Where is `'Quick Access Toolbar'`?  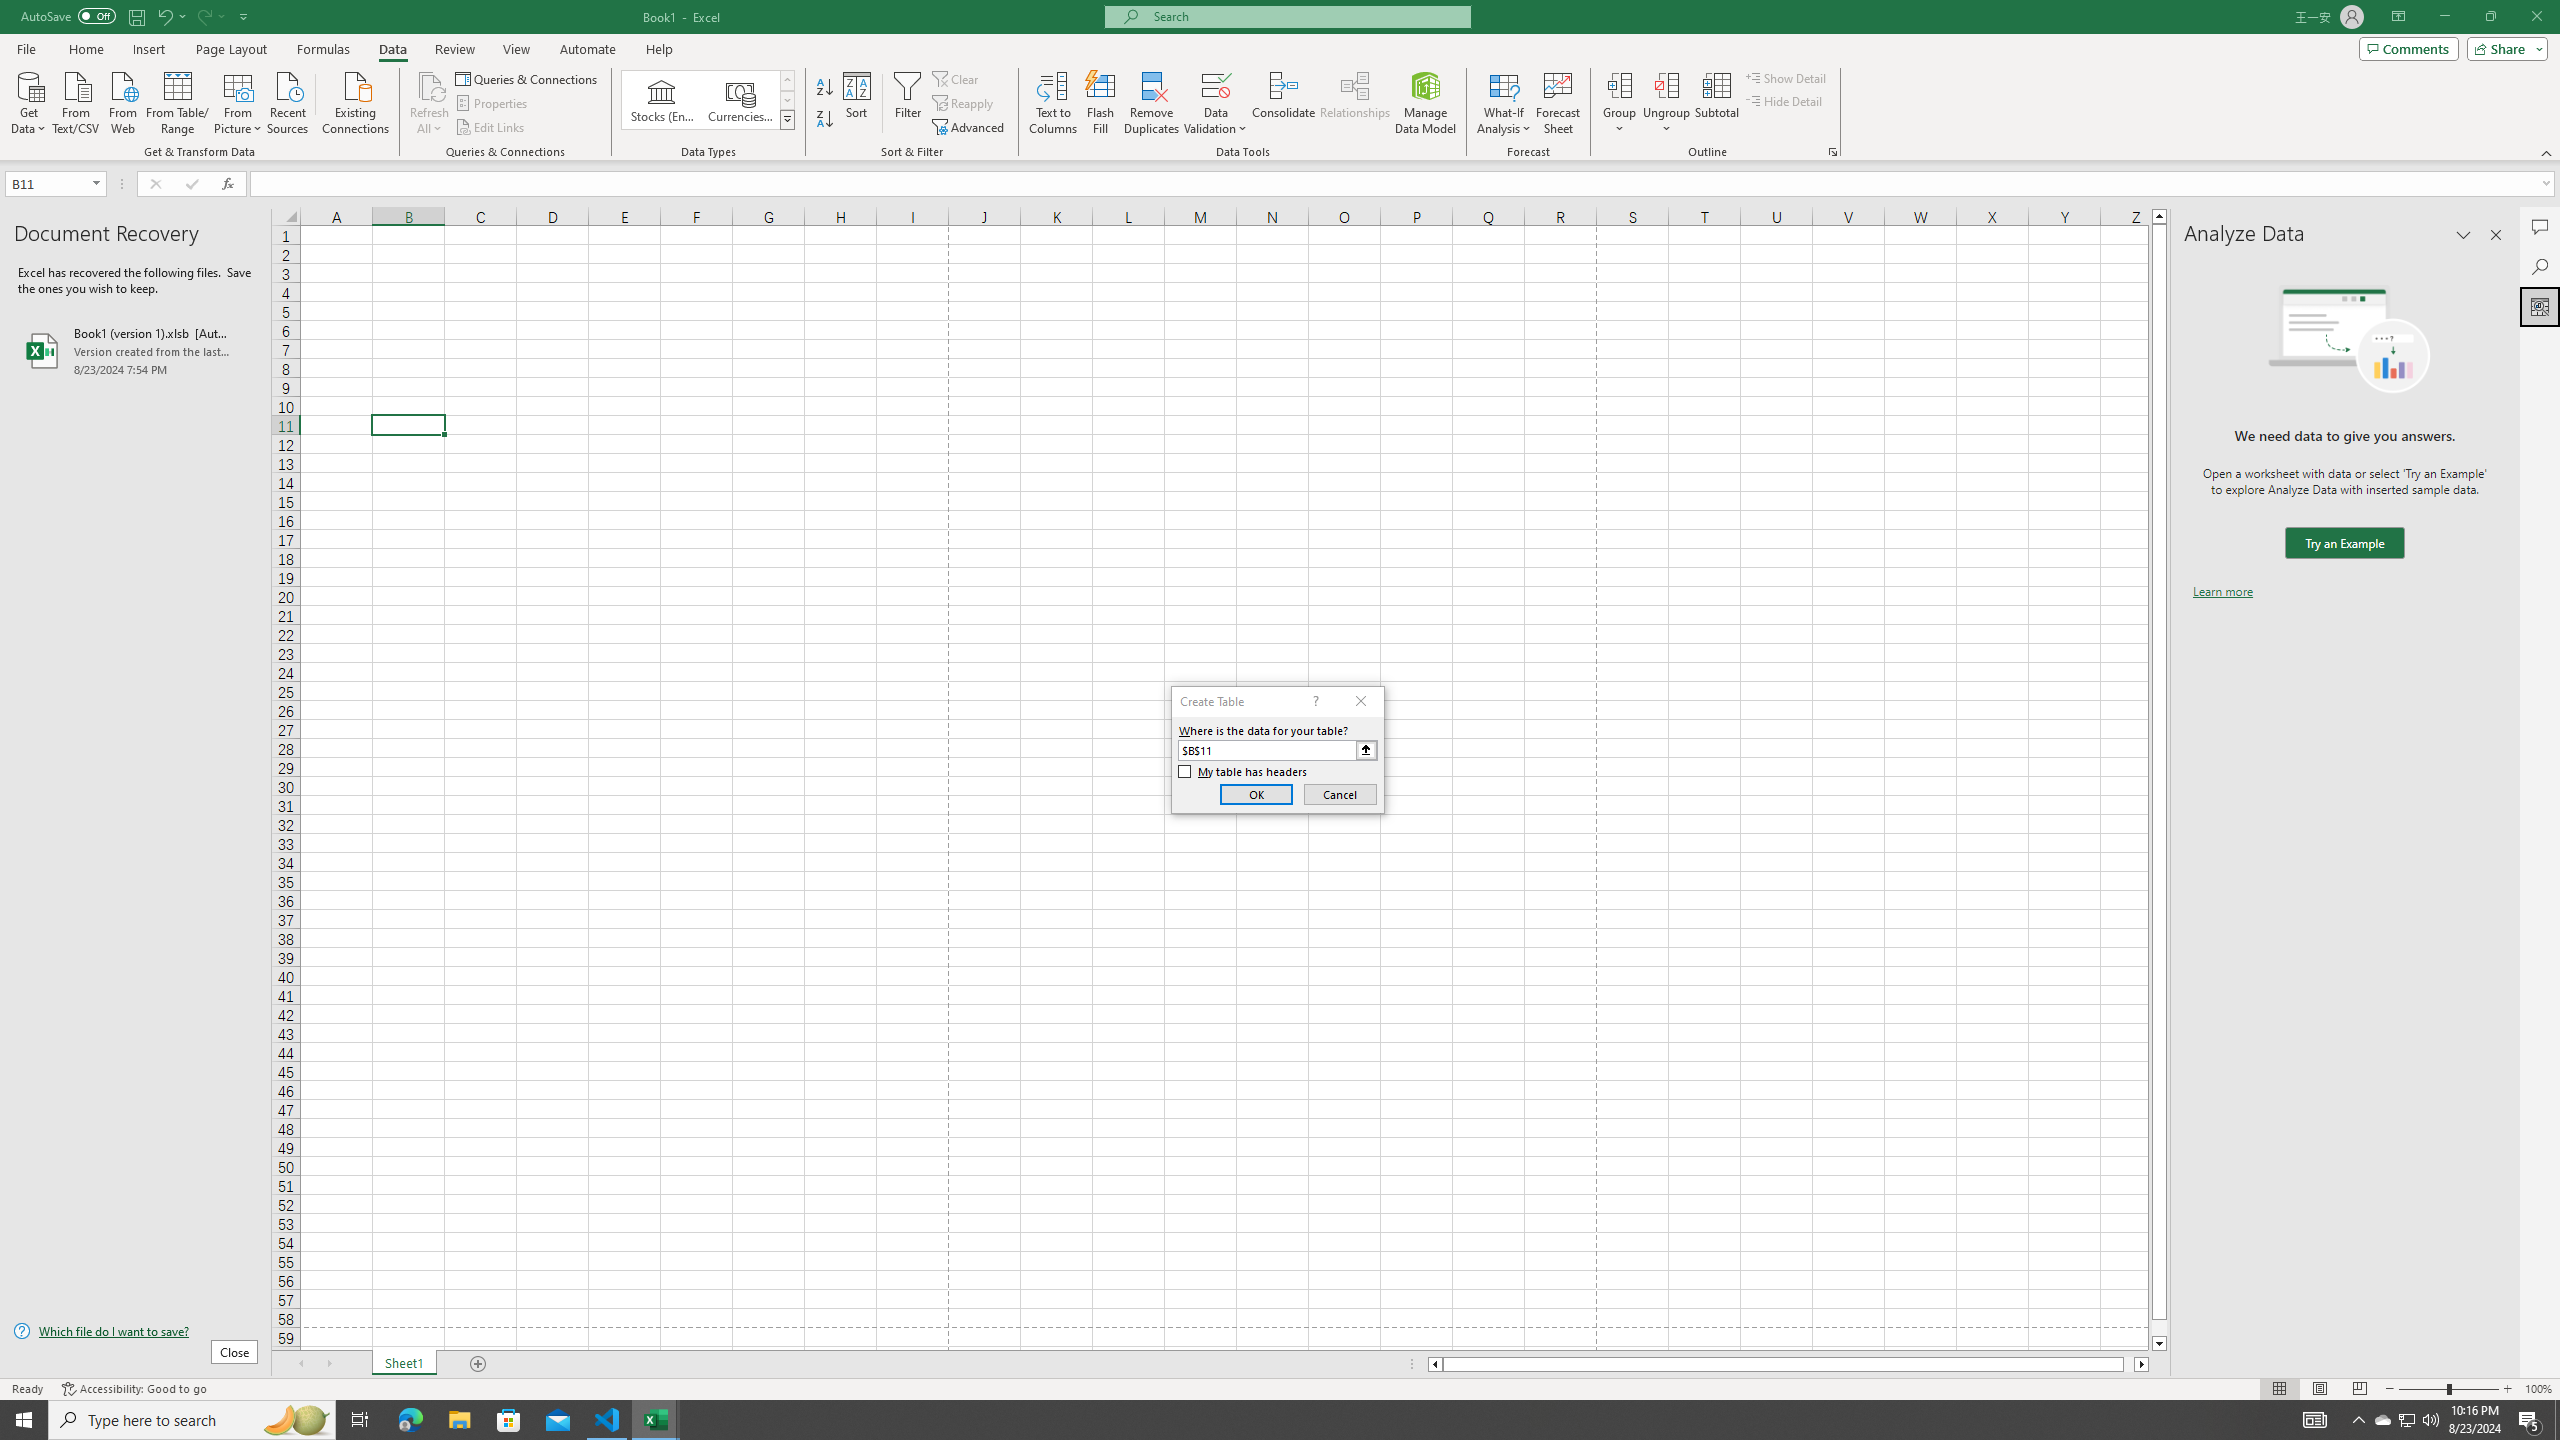 'Quick Access Toolbar' is located at coordinates (135, 16).